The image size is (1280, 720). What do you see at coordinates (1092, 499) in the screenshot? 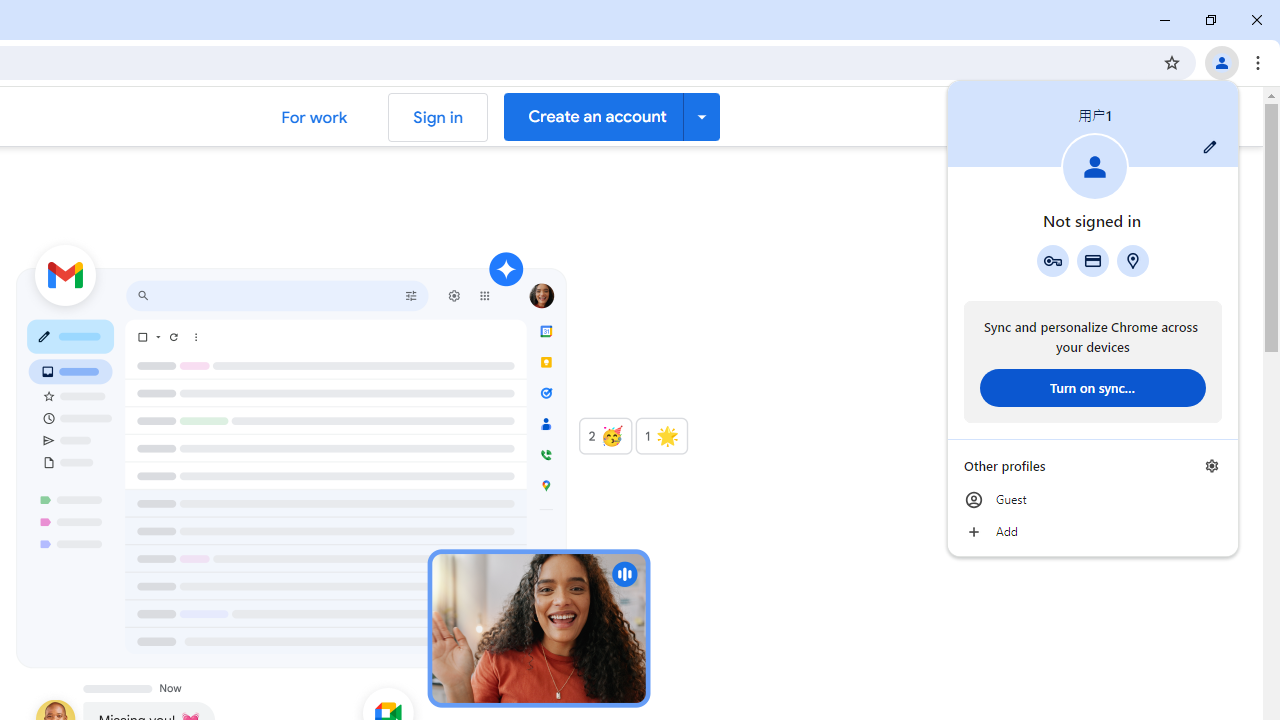
I see `'Guest'` at bounding box center [1092, 499].